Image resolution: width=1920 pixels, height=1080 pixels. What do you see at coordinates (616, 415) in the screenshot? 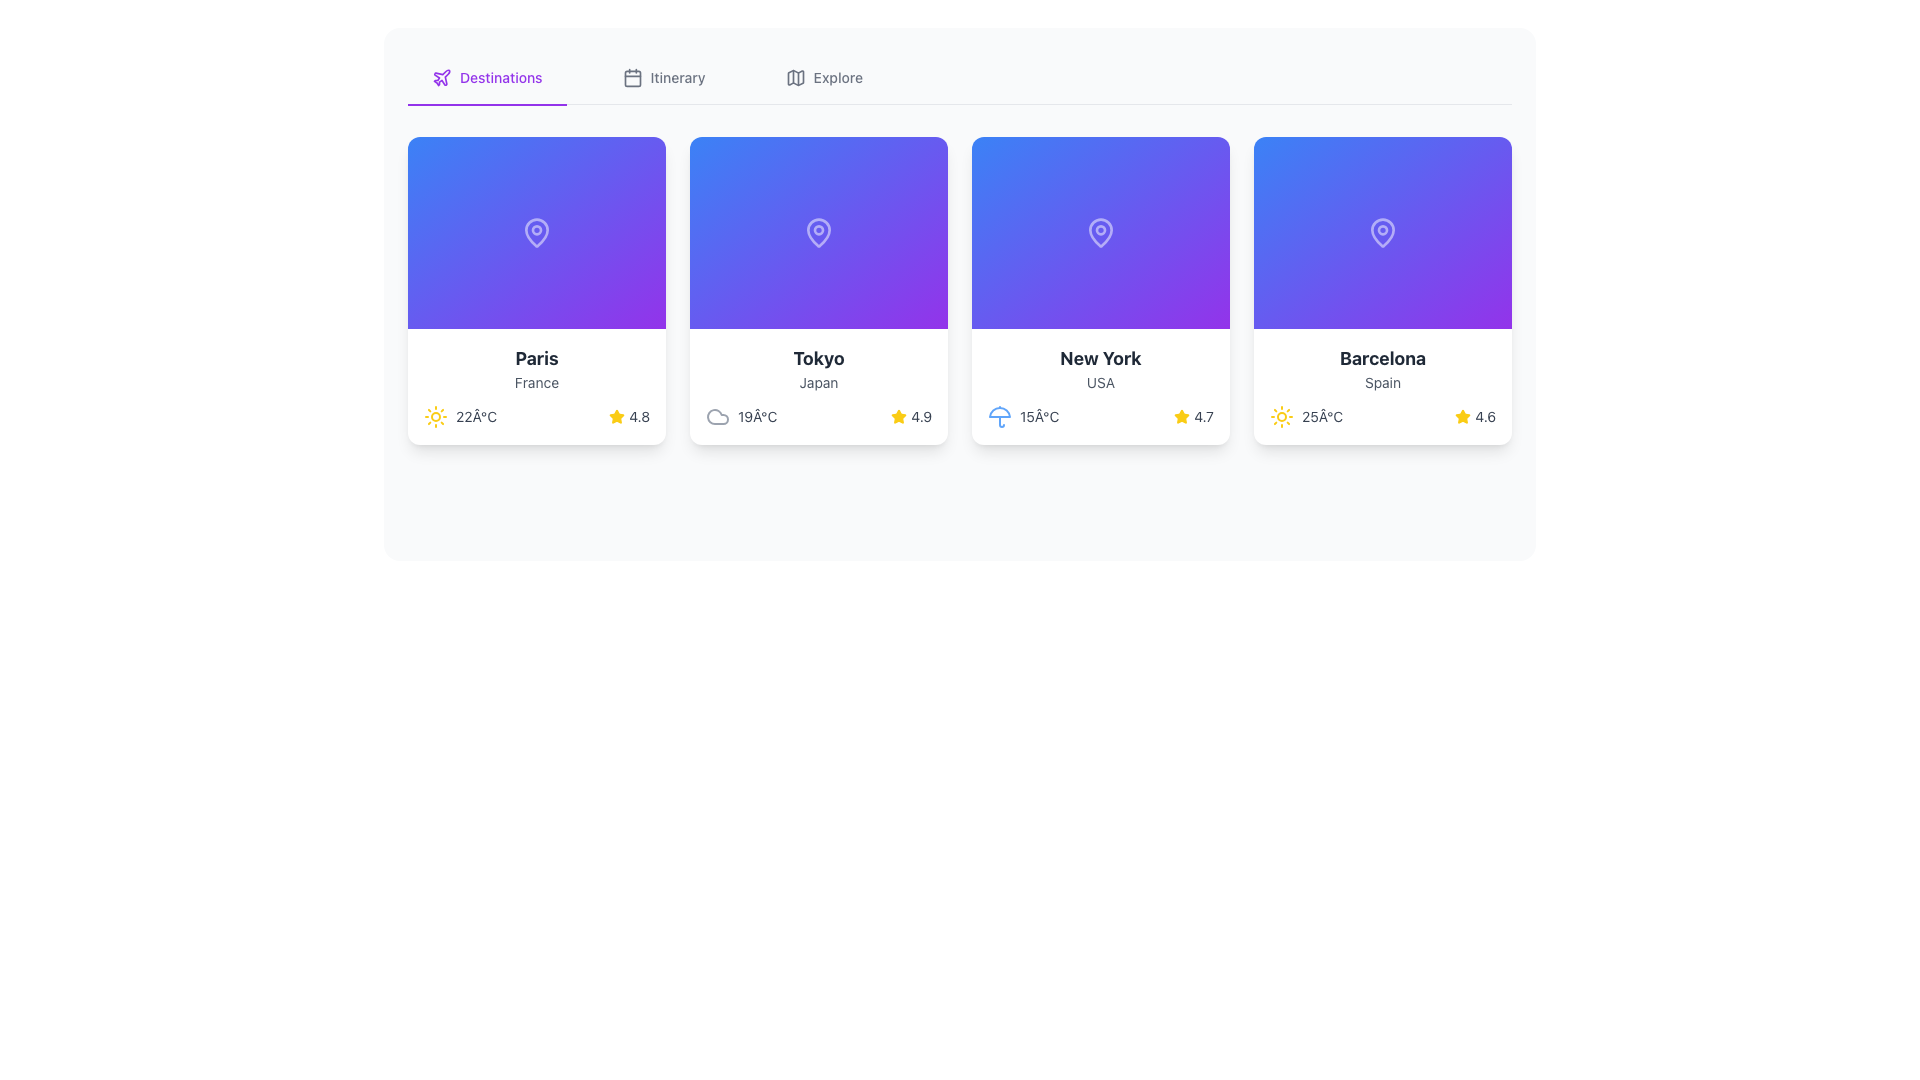
I see `the state of the star icon indicating a high rating or favorite status, which is located in the lower right section of the first card, to the left of the '4.8' rating text and above the temperature indicator` at bounding box center [616, 415].